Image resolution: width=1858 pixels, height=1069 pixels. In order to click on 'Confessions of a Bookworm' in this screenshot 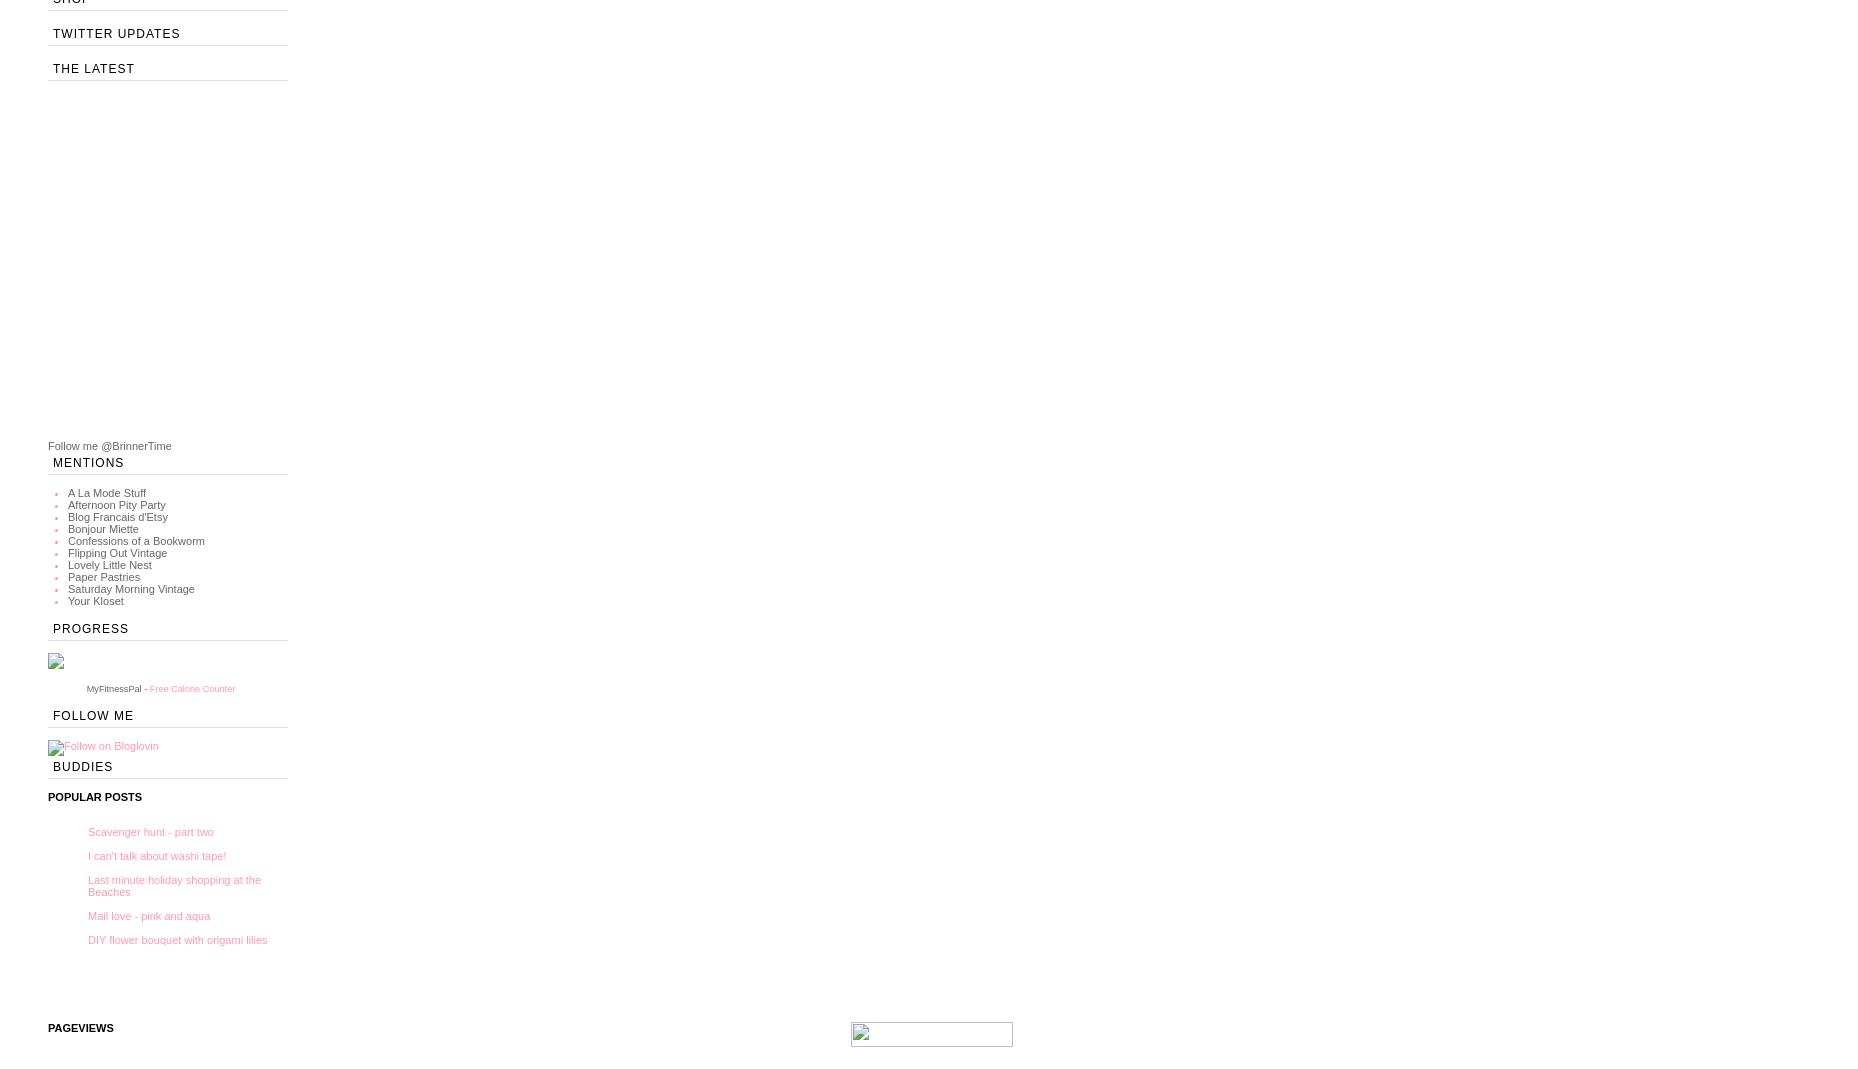, I will do `click(136, 541)`.